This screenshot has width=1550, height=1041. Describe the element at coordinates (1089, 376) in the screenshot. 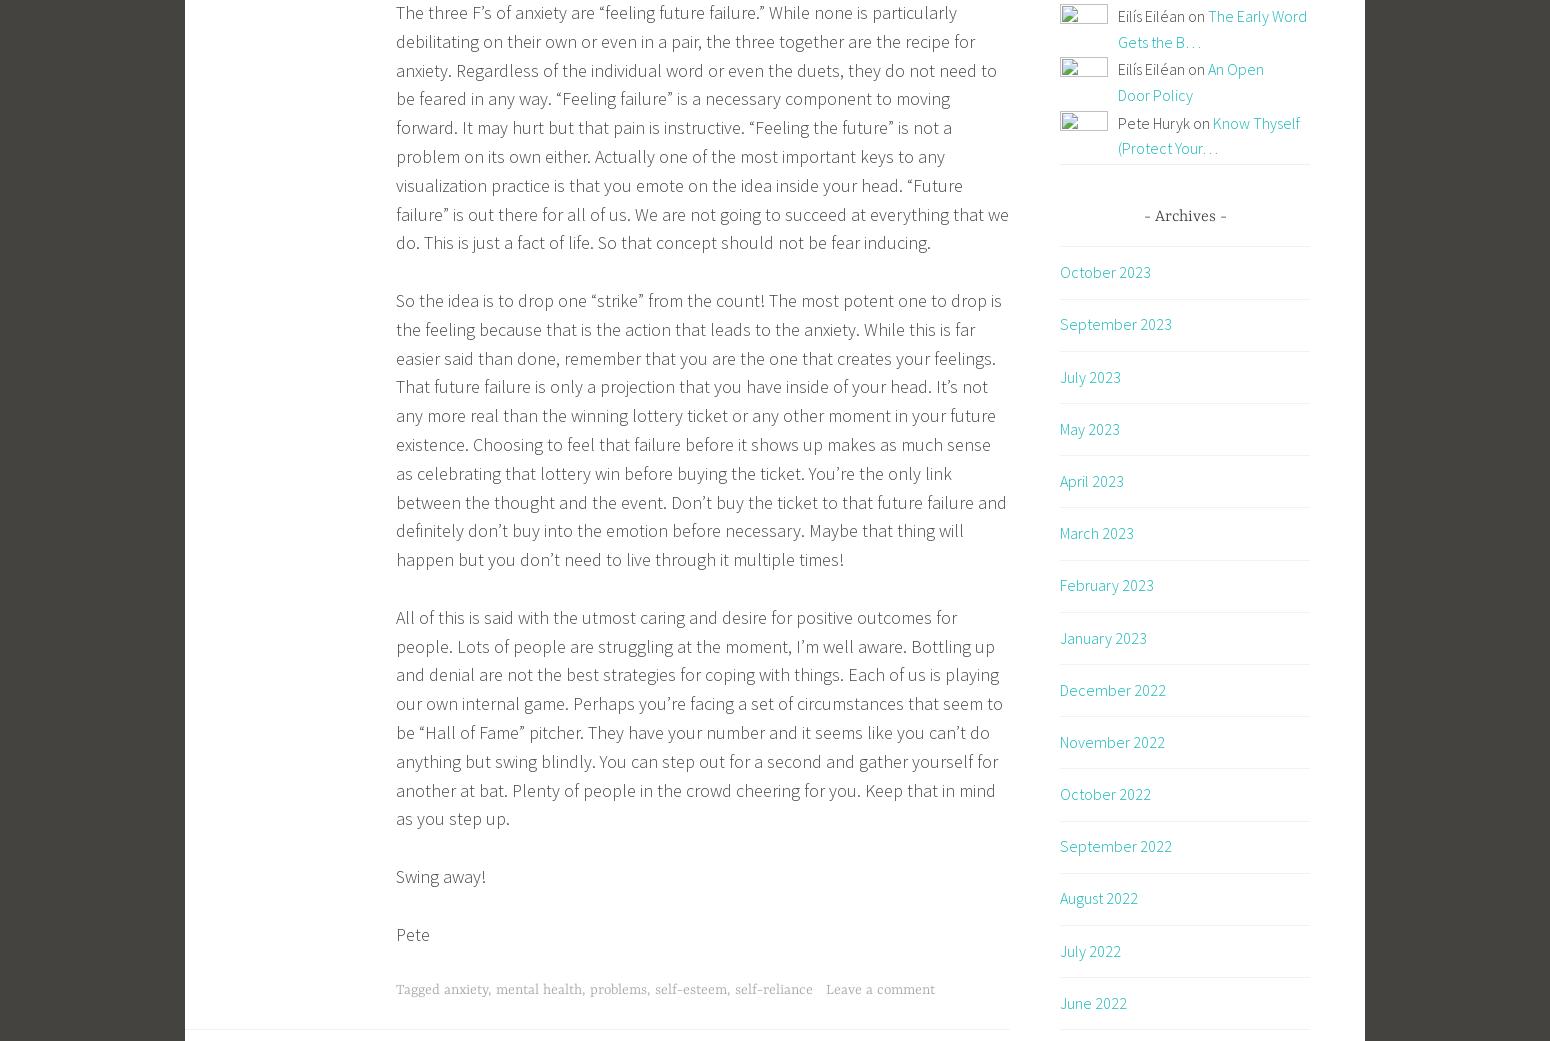

I see `'July 2023'` at that location.